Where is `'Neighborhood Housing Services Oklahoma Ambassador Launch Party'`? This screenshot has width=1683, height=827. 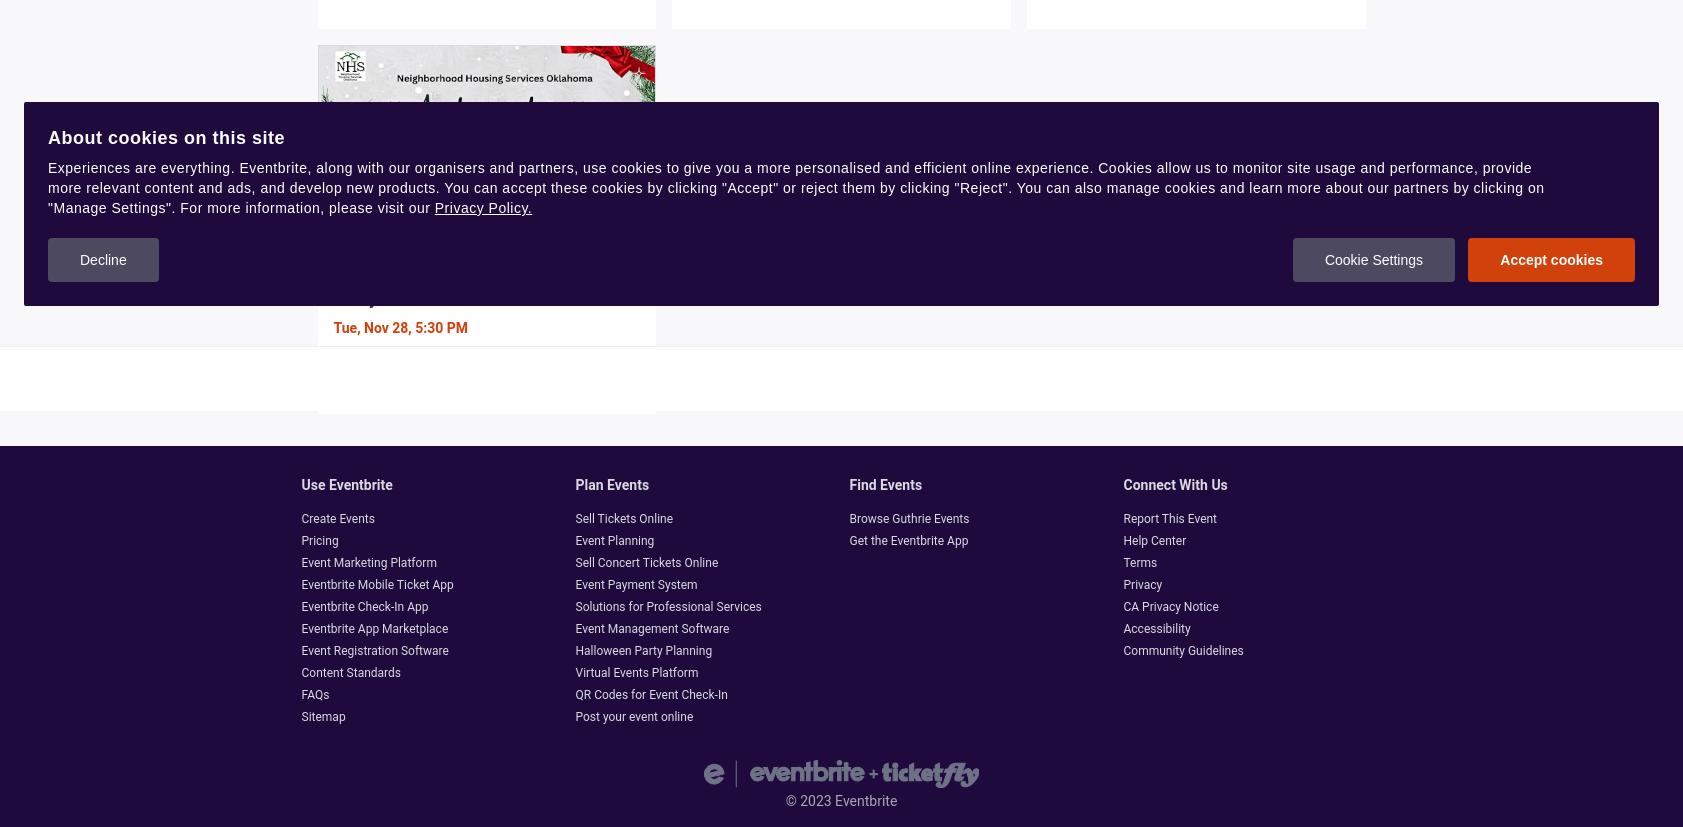
'Neighborhood Housing Services Oklahoma Ambassador Launch Party' is located at coordinates (467, 273).